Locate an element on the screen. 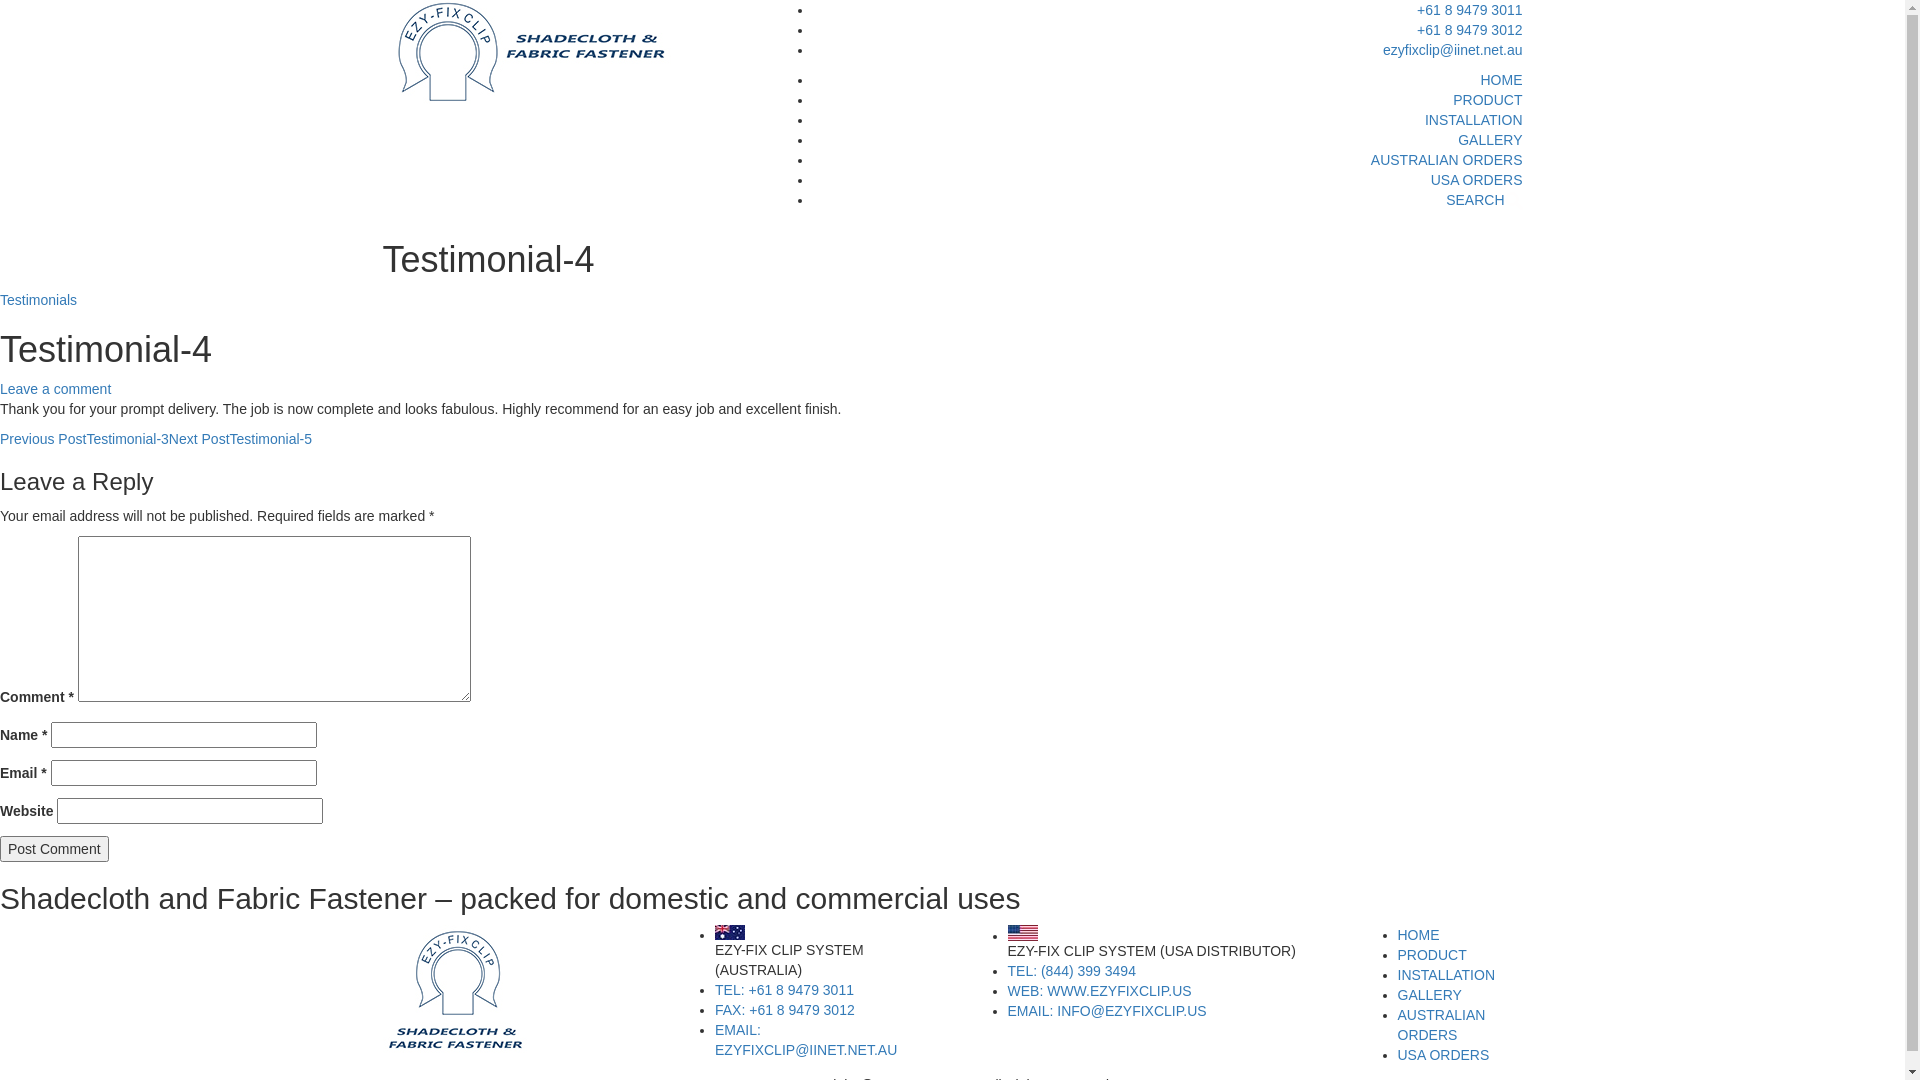 The height and width of the screenshot is (1080, 1920). 'Leave a comment' is located at coordinates (55, 389).